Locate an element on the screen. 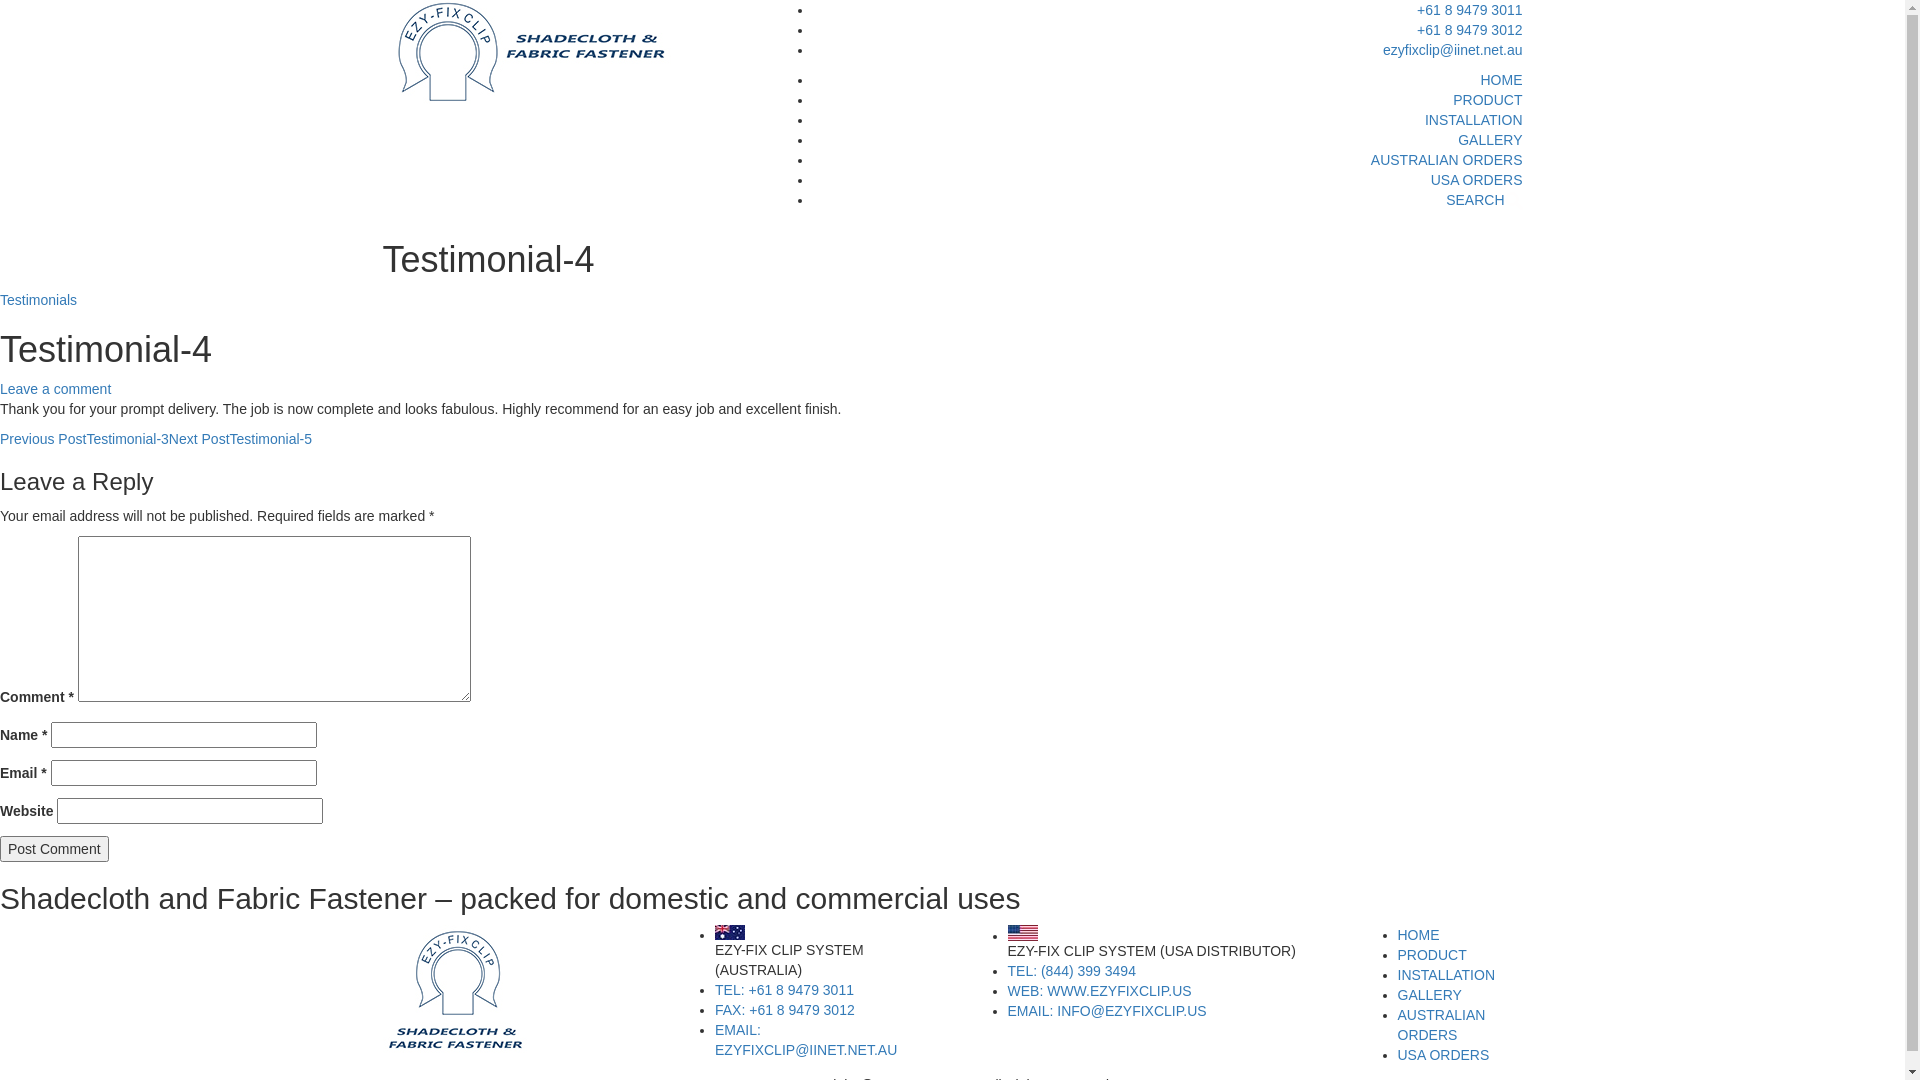 The height and width of the screenshot is (1080, 1920). 'Leave a comment' is located at coordinates (55, 389).